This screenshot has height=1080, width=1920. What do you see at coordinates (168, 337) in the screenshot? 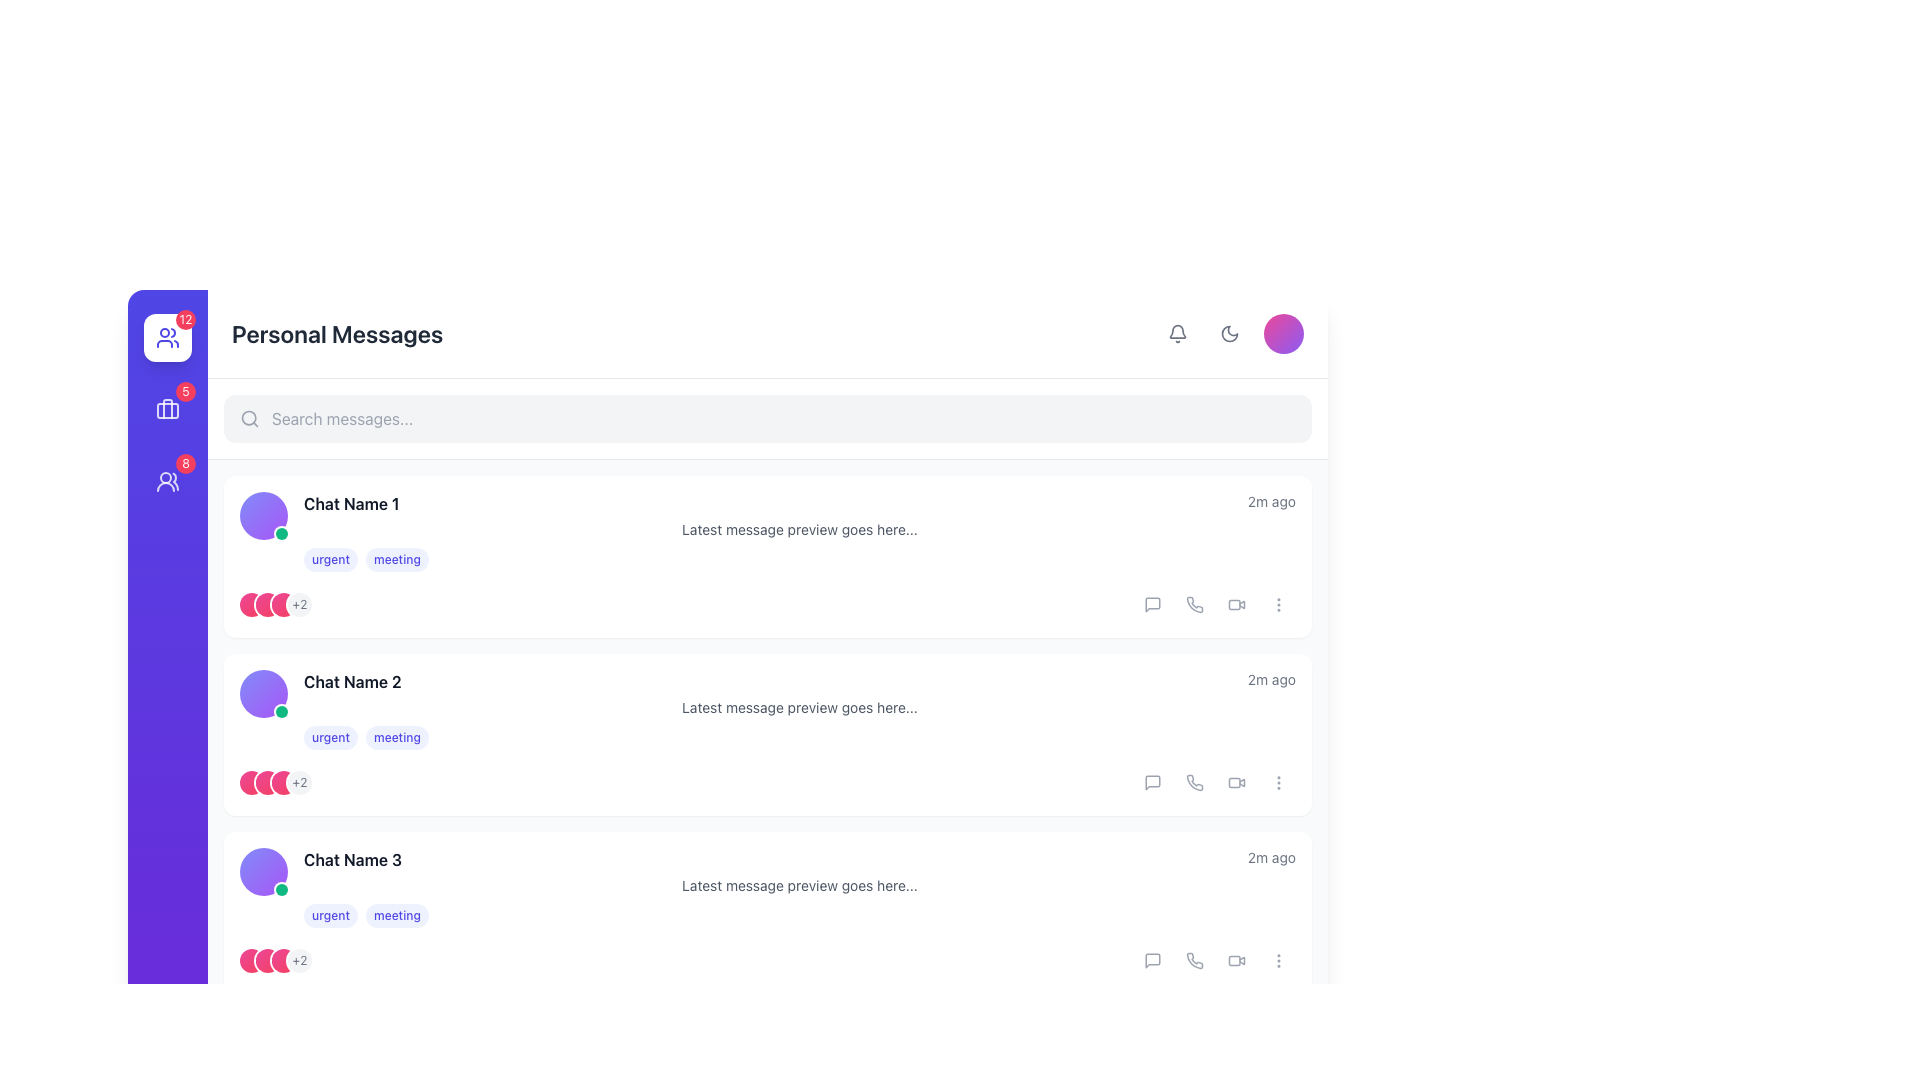
I see `the first navigational button in the sidebar, which provides access to group or user management` at bounding box center [168, 337].